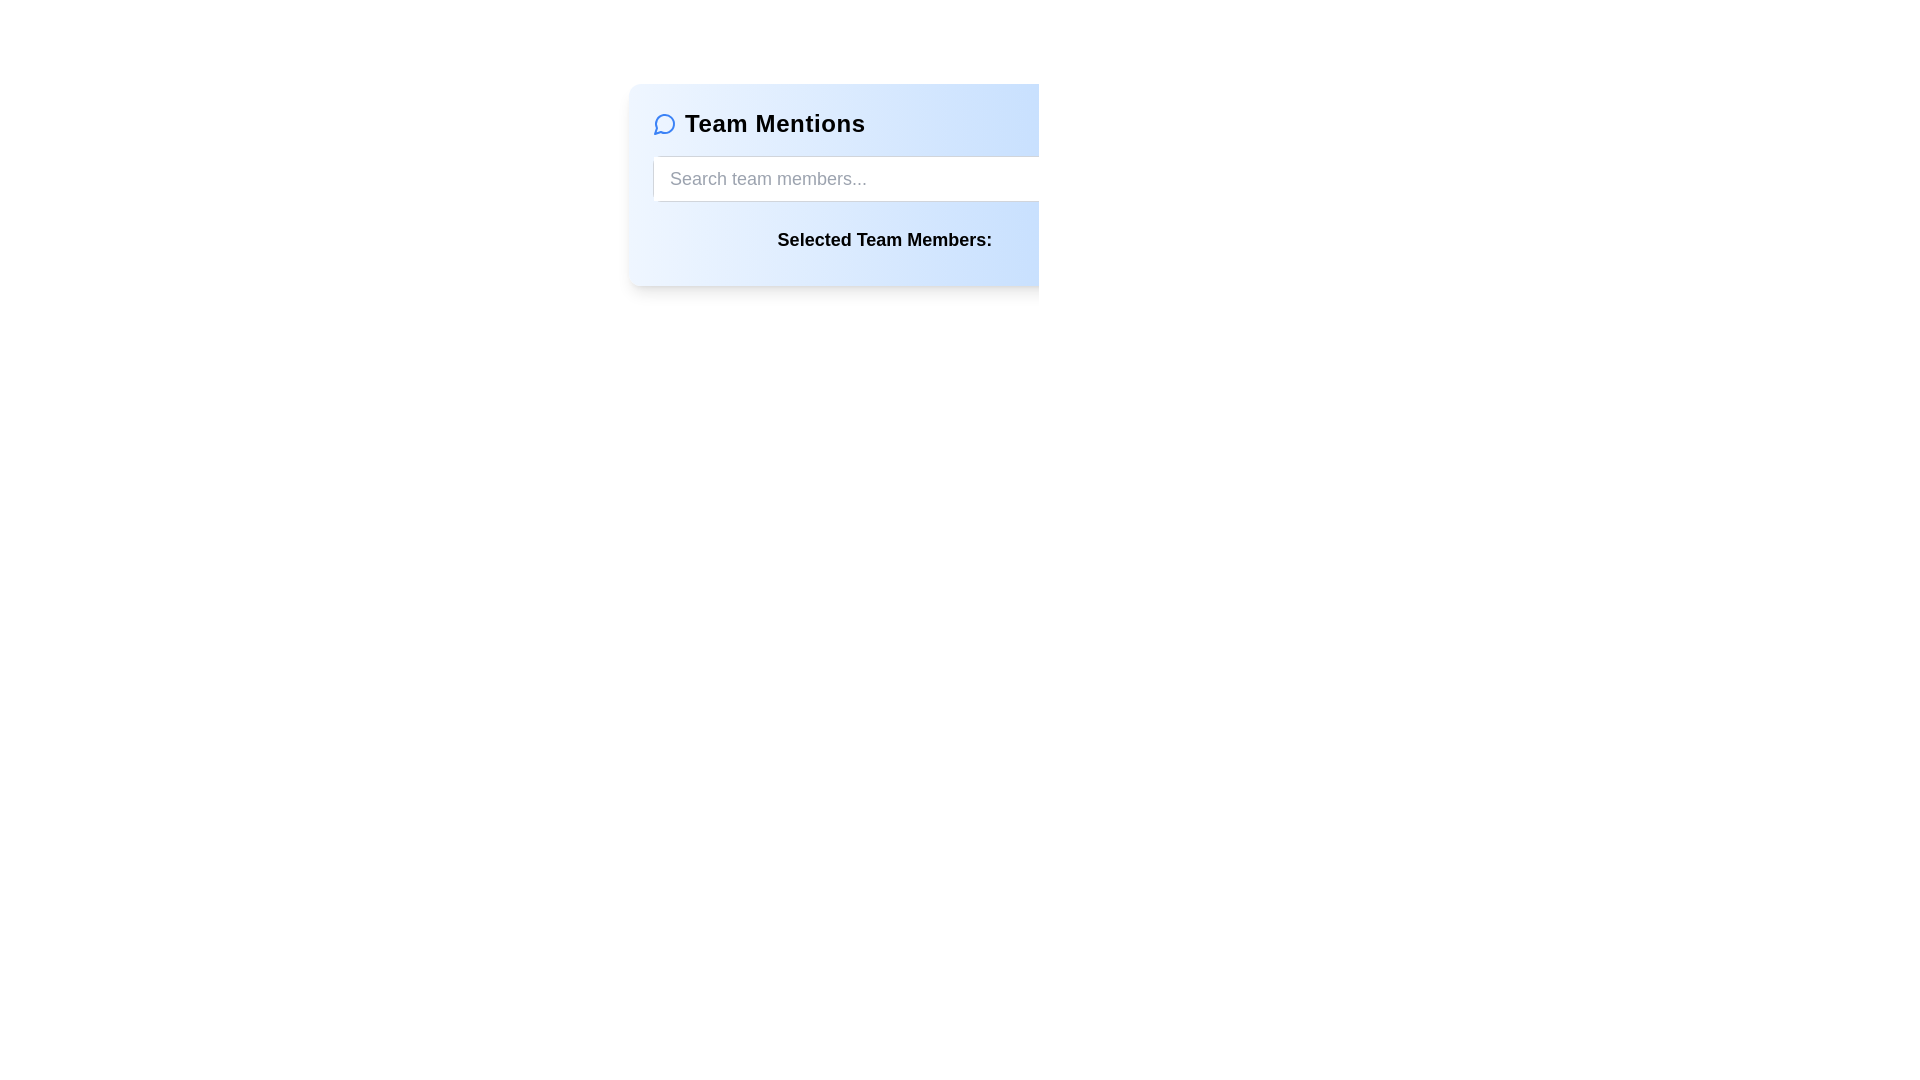 The height and width of the screenshot is (1080, 1920). I want to click on the non-interactive Text label that serves as a header, located slightly below the 'Search team members...' input field, so click(883, 238).